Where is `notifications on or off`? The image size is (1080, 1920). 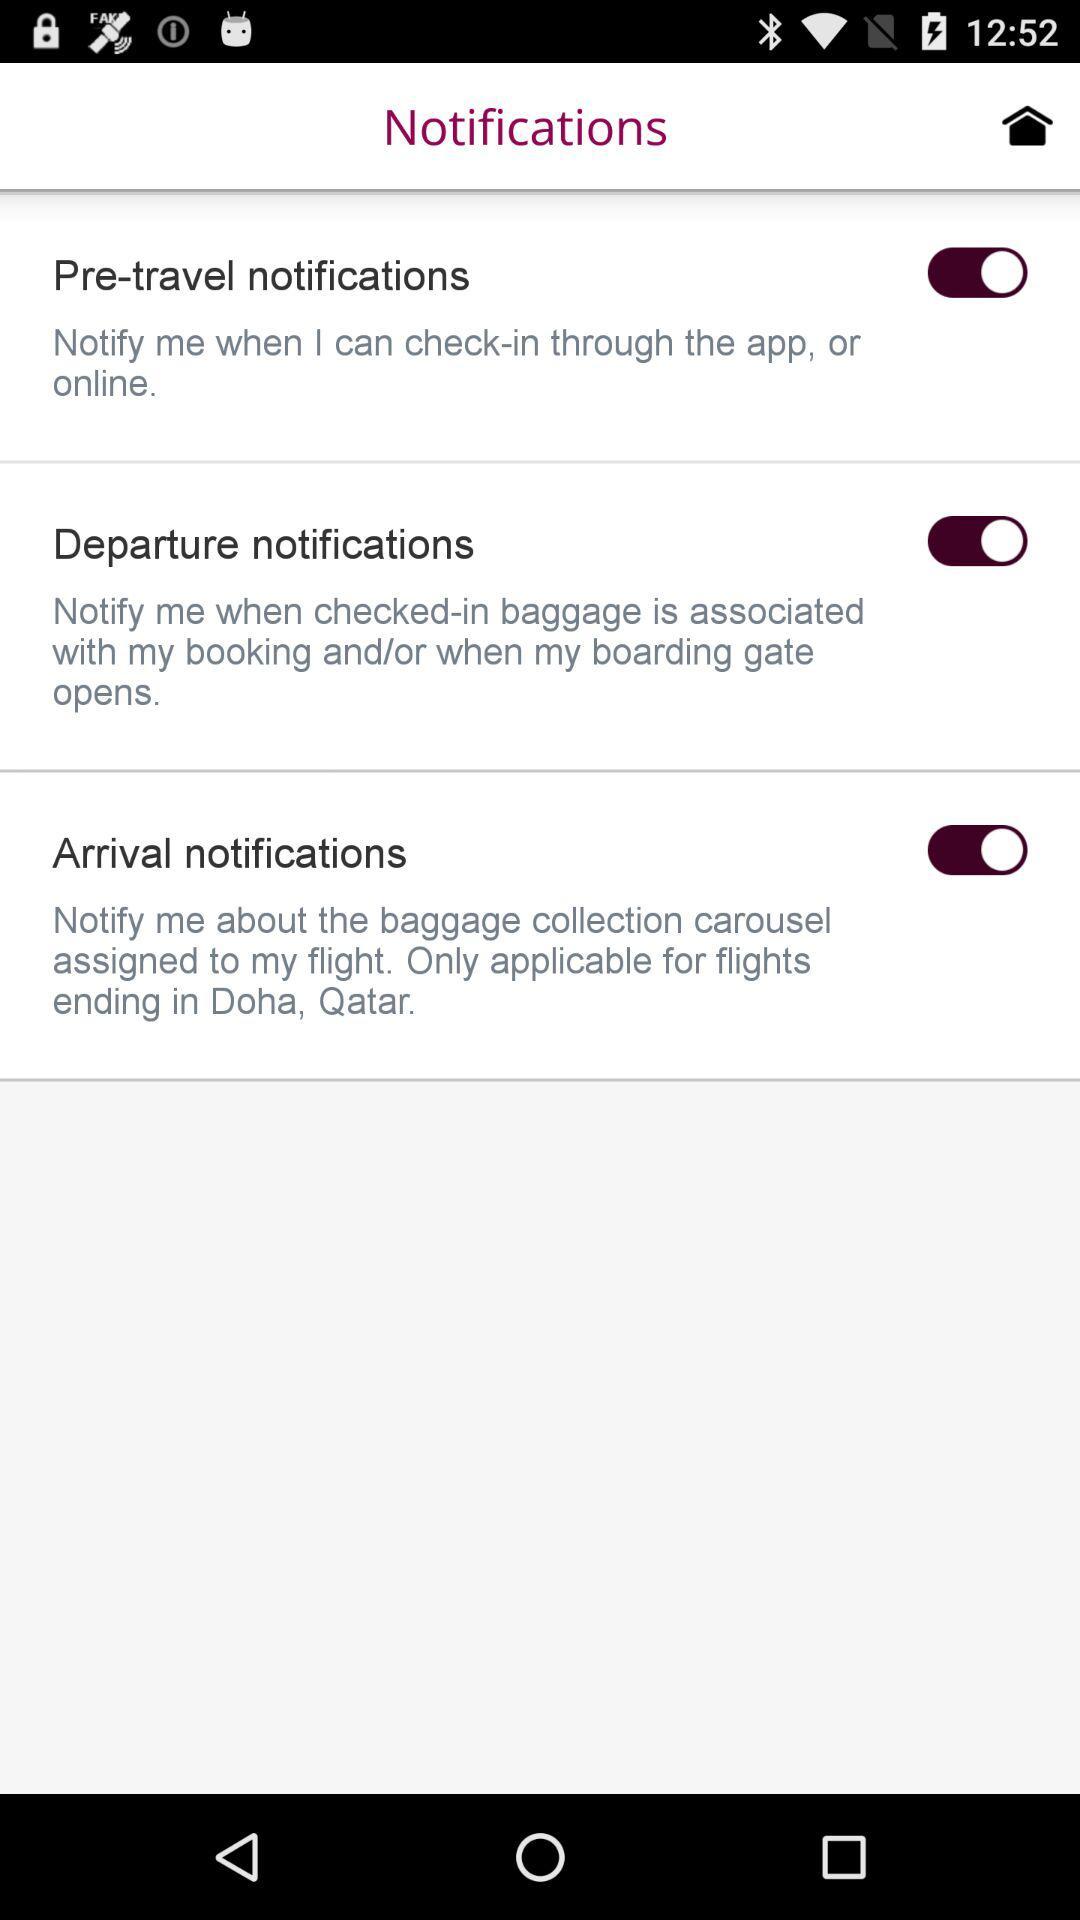
notifications on or off is located at coordinates (976, 271).